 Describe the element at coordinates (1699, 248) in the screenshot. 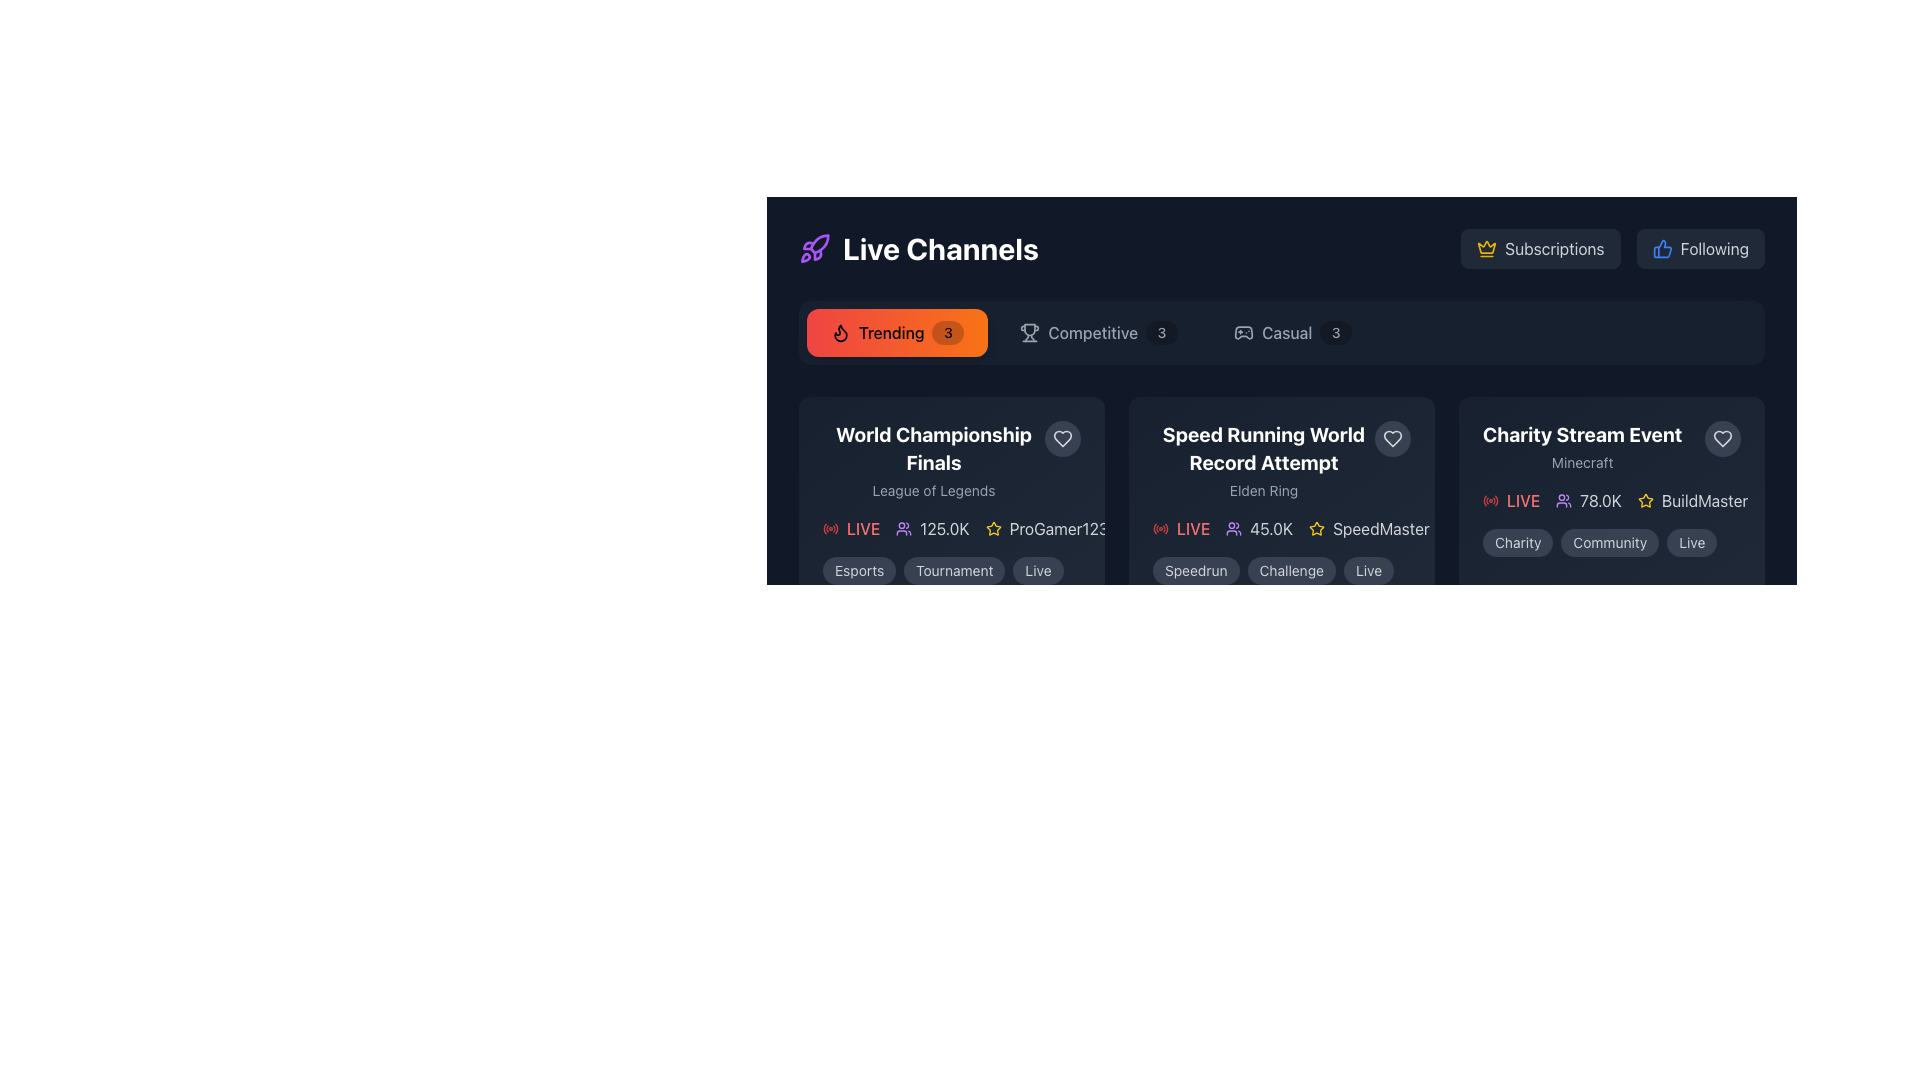

I see `the 'Following' button, which is the second button on the right side of the navigation bar, featuring a dark gray background, rounded edges, a blue thumbs-up icon, and light gray text` at that location.